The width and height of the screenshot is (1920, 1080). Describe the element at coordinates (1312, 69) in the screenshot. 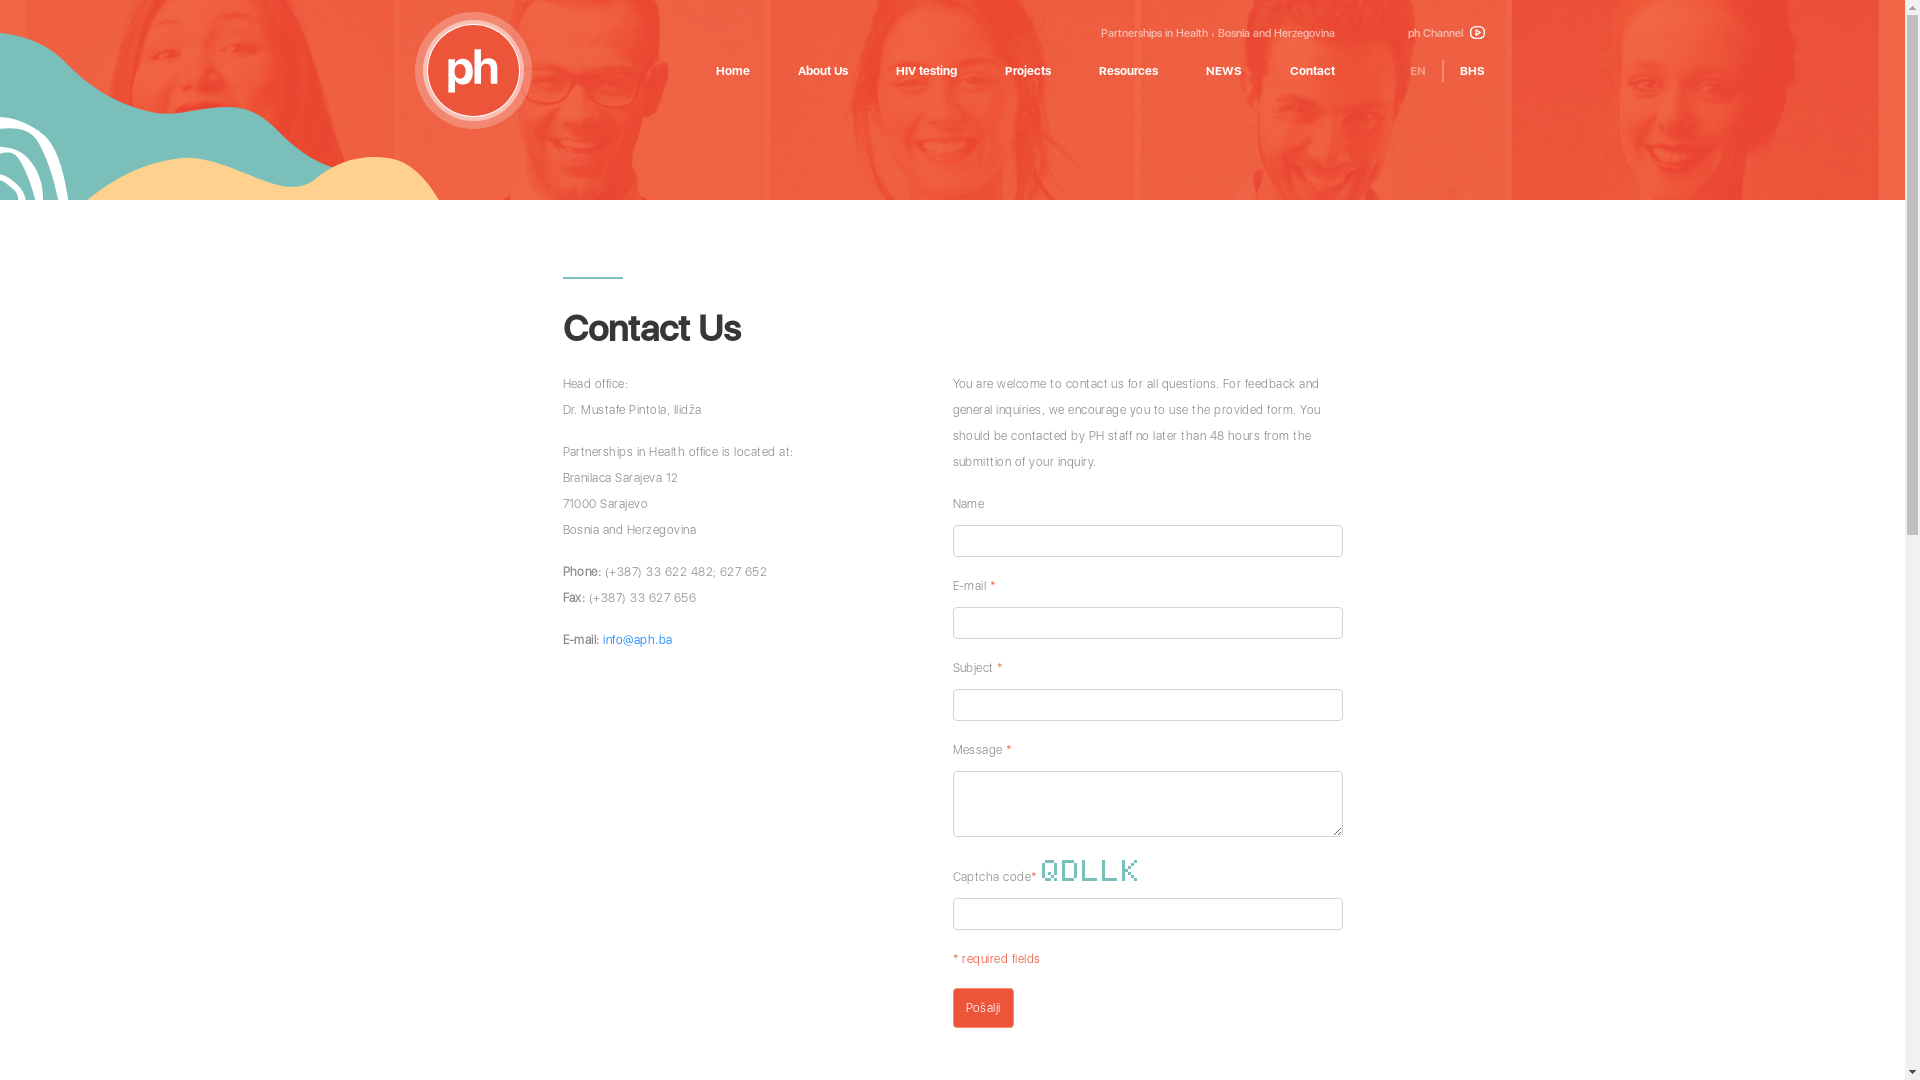

I see `'Contact'` at that location.